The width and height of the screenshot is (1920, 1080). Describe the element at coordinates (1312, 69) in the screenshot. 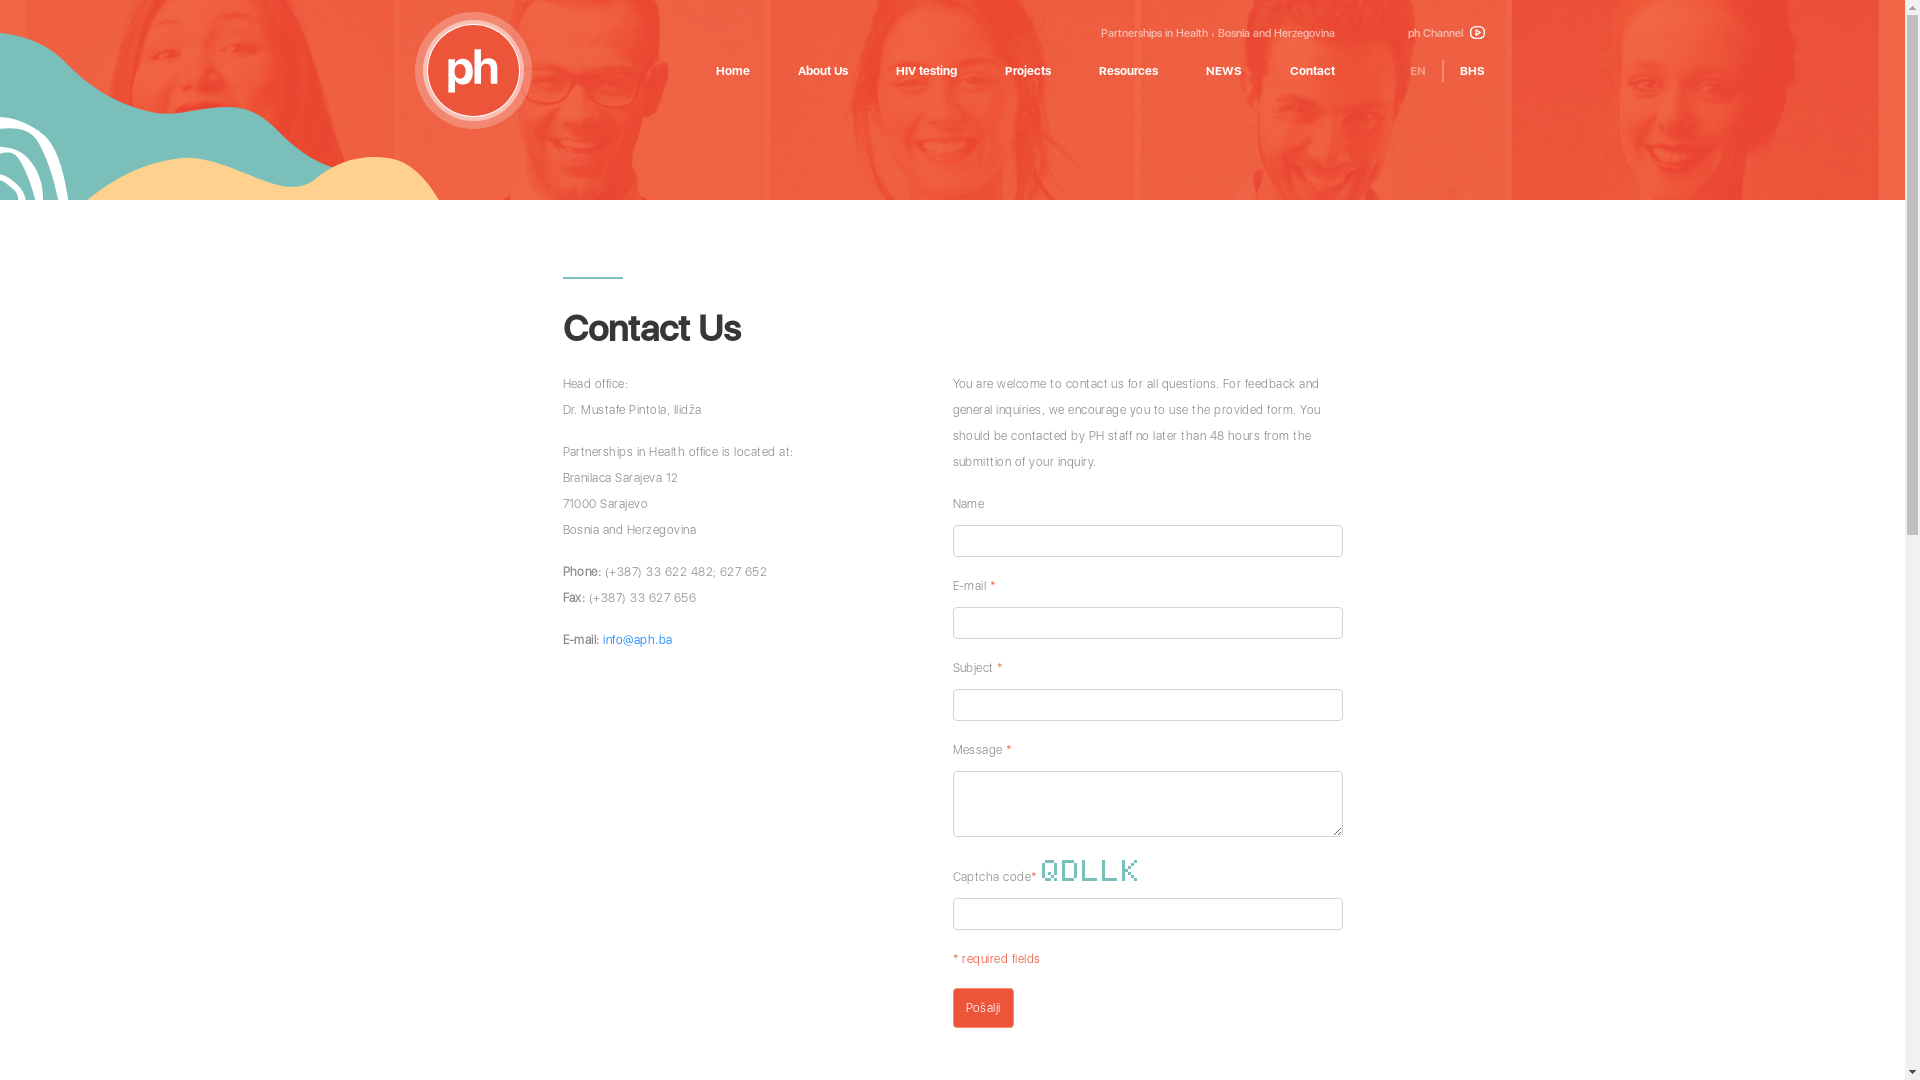

I see `'Contact'` at that location.